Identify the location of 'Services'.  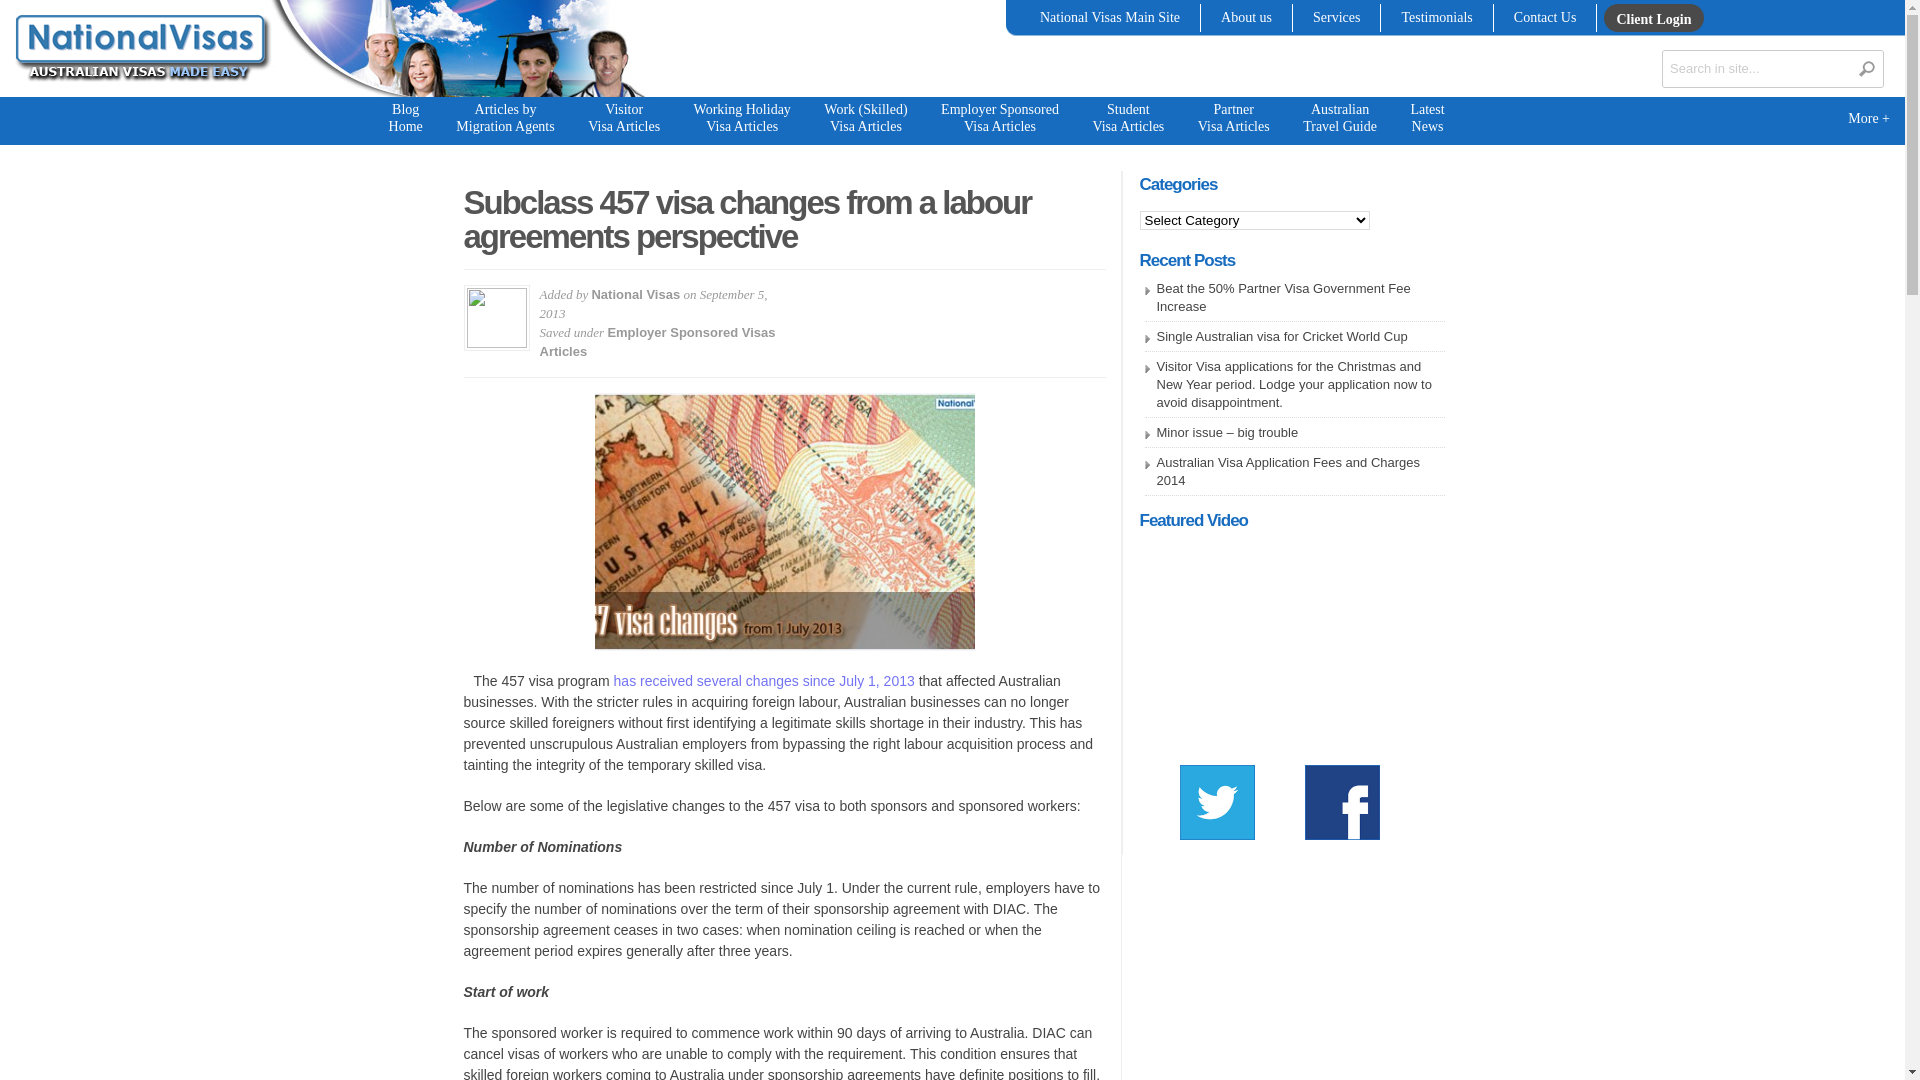
(1308, 18).